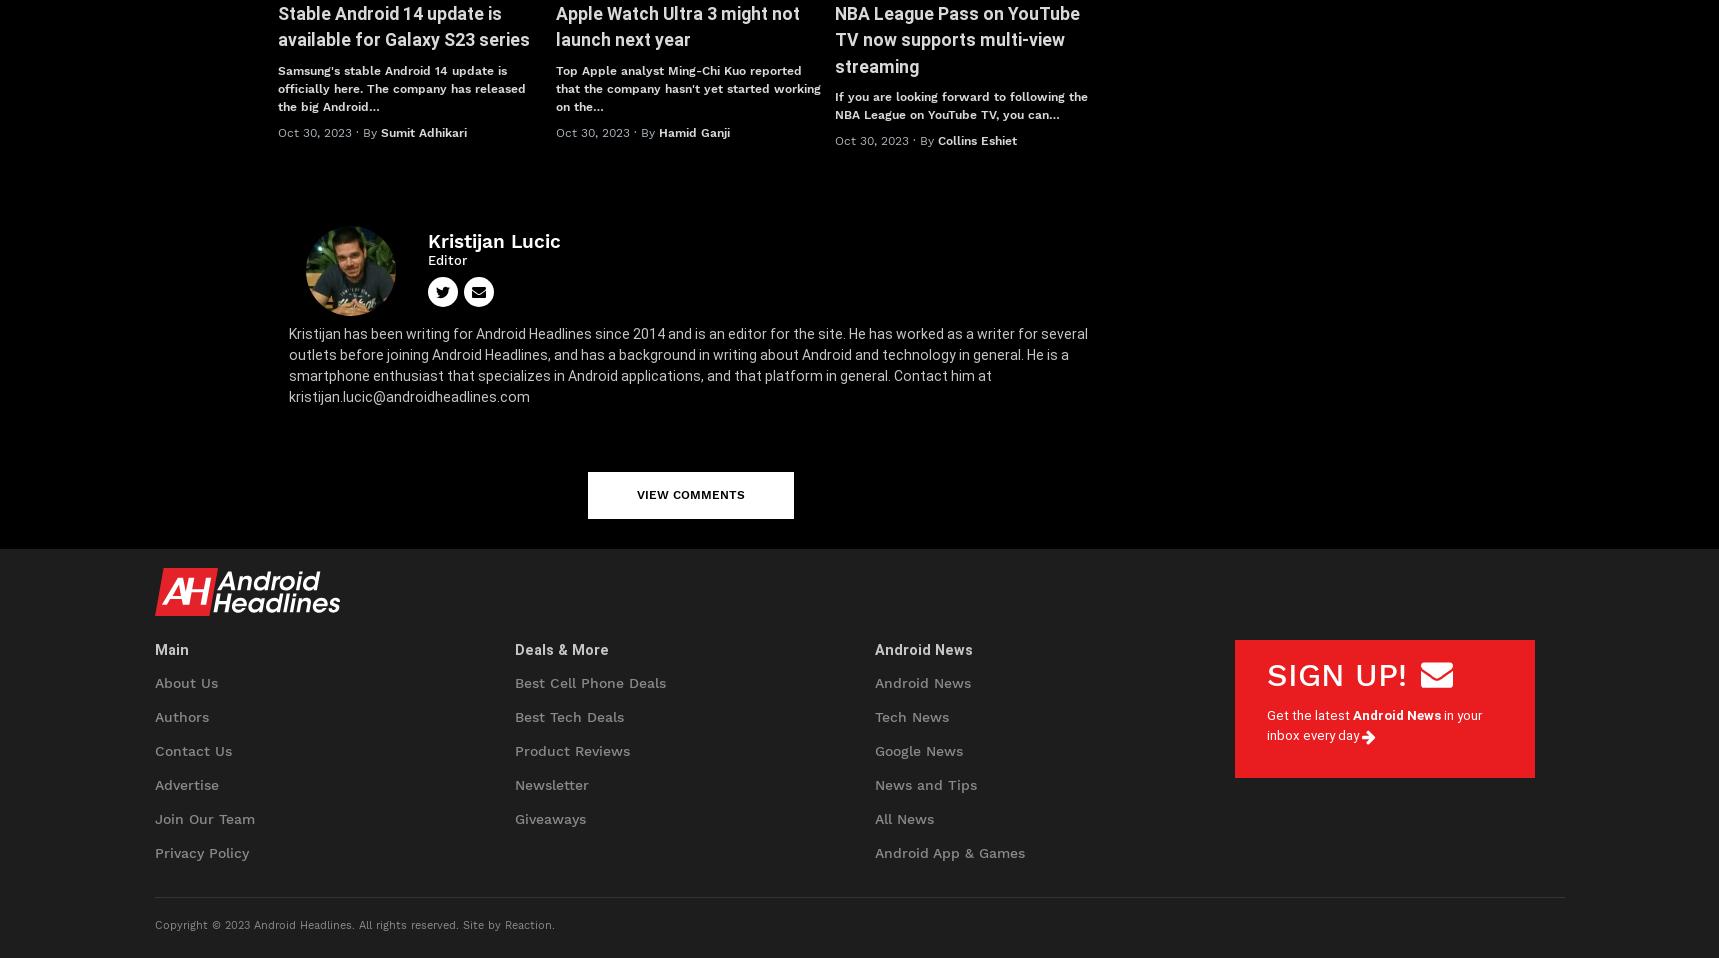 This screenshot has height=958, width=1719. I want to click on 'Copyright © 2023 Android Headlines. All rights reserved. Site by Reaction.', so click(154, 924).